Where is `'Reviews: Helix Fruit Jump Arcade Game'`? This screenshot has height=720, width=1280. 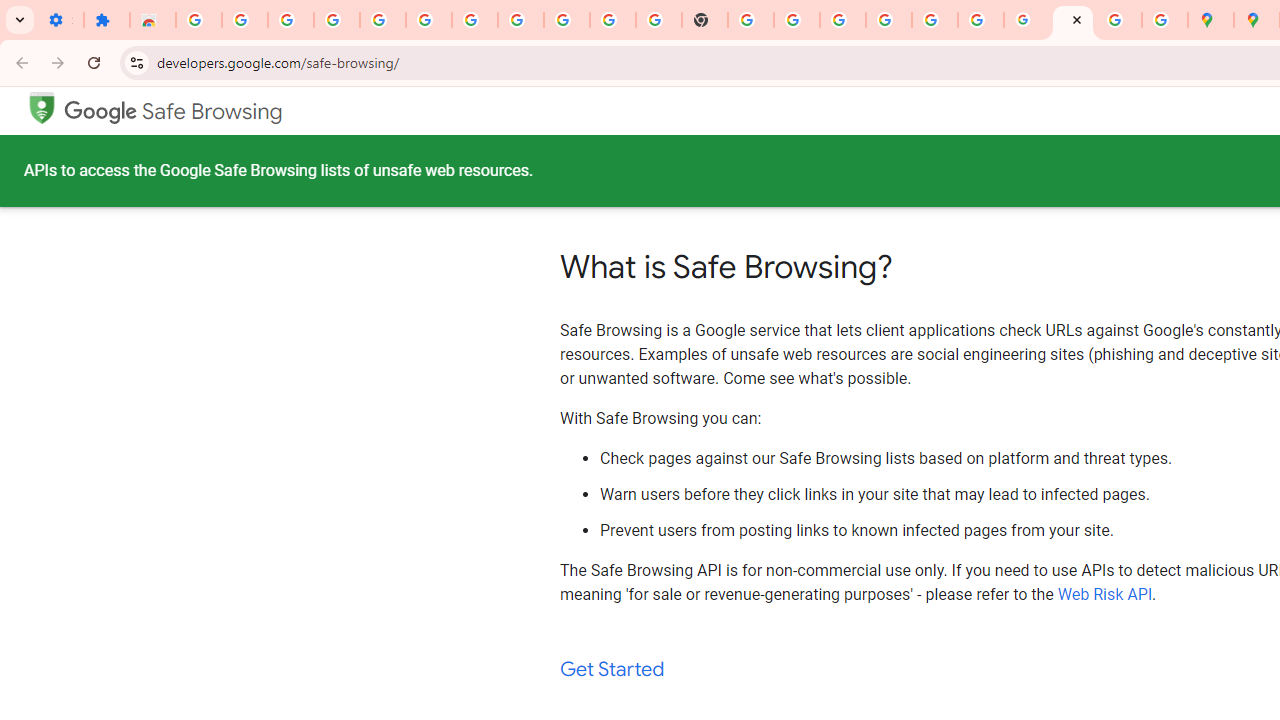
'Reviews: Helix Fruit Jump Arcade Game' is located at coordinates (152, 20).